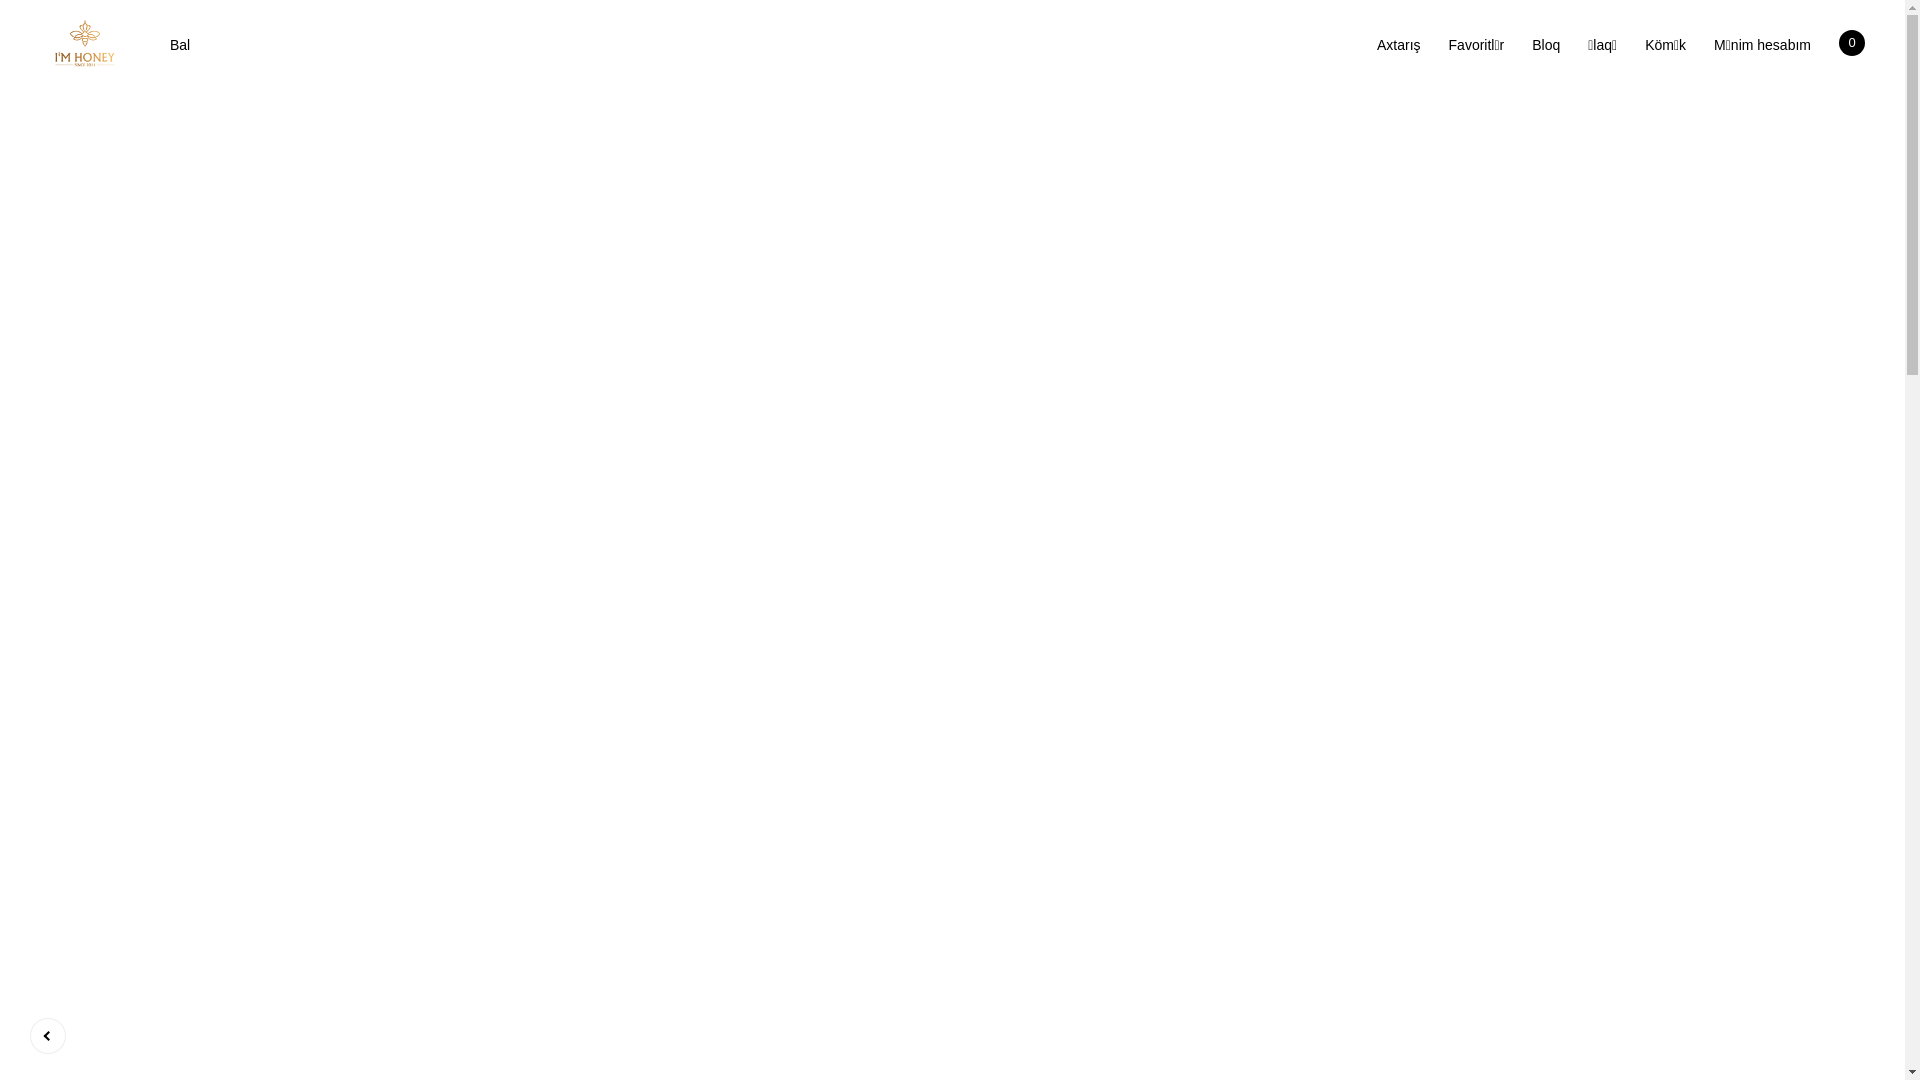 This screenshot has height=1080, width=1920. What do you see at coordinates (1544, 45) in the screenshot?
I see `'Bloq'` at bounding box center [1544, 45].